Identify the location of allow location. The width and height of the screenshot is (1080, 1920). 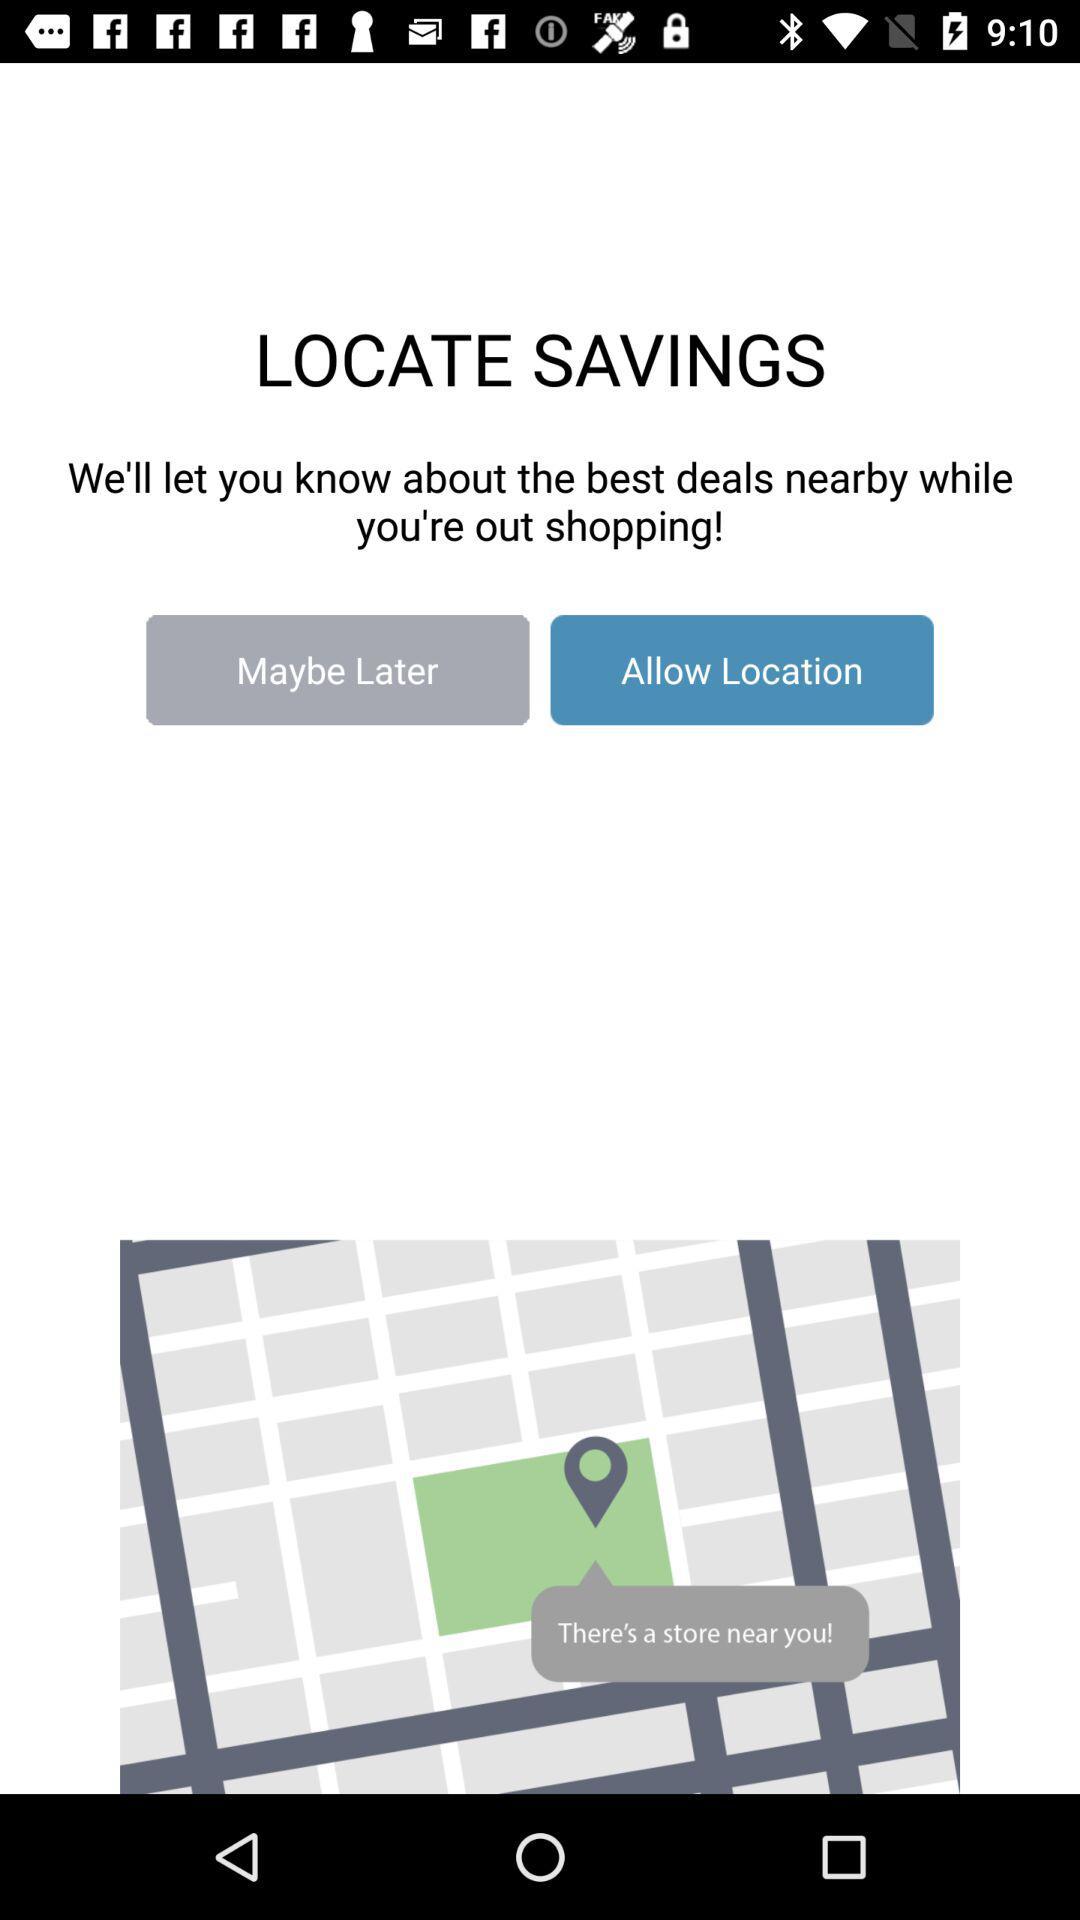
(742, 670).